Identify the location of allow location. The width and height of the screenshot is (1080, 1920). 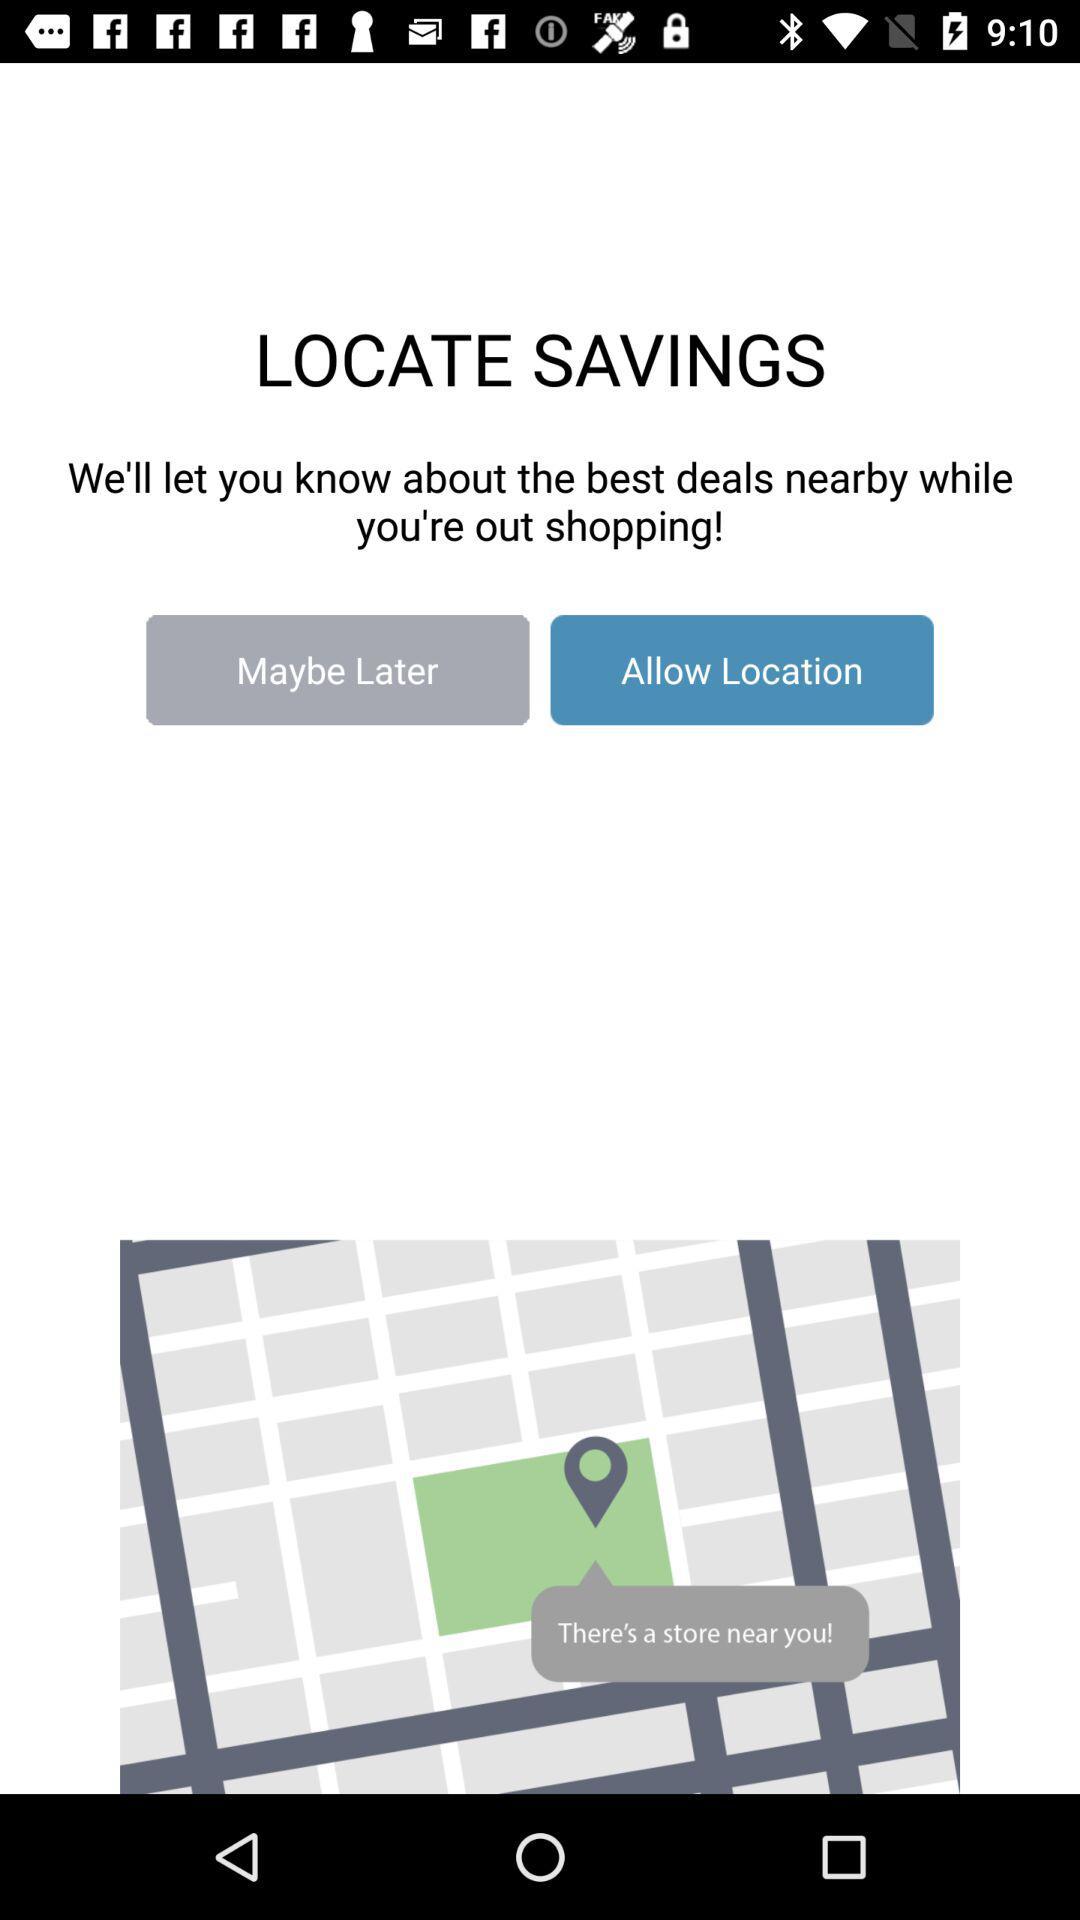
(742, 670).